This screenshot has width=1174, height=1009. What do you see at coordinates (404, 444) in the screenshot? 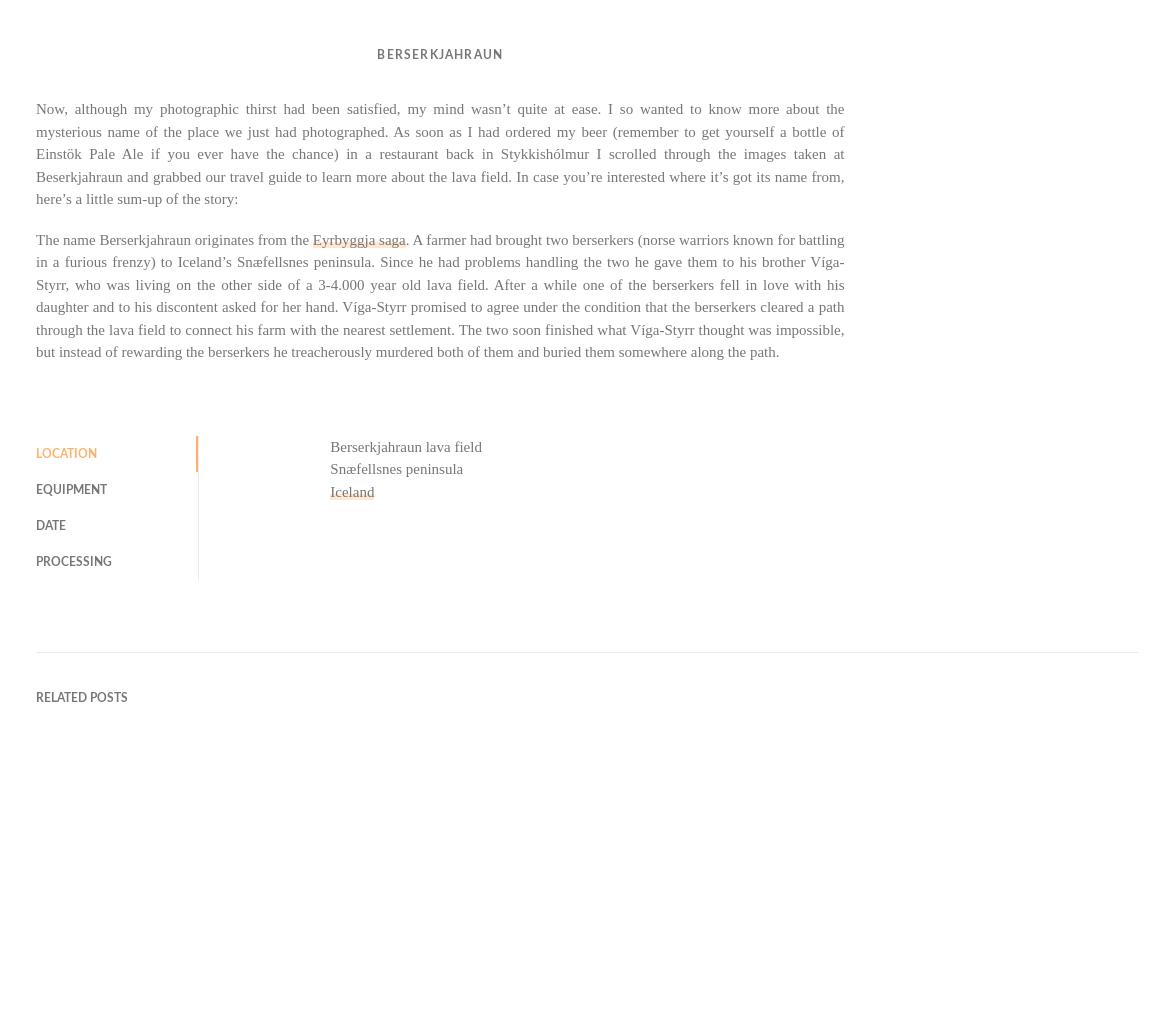
I see `'Berserkjahraun lava field'` at bounding box center [404, 444].